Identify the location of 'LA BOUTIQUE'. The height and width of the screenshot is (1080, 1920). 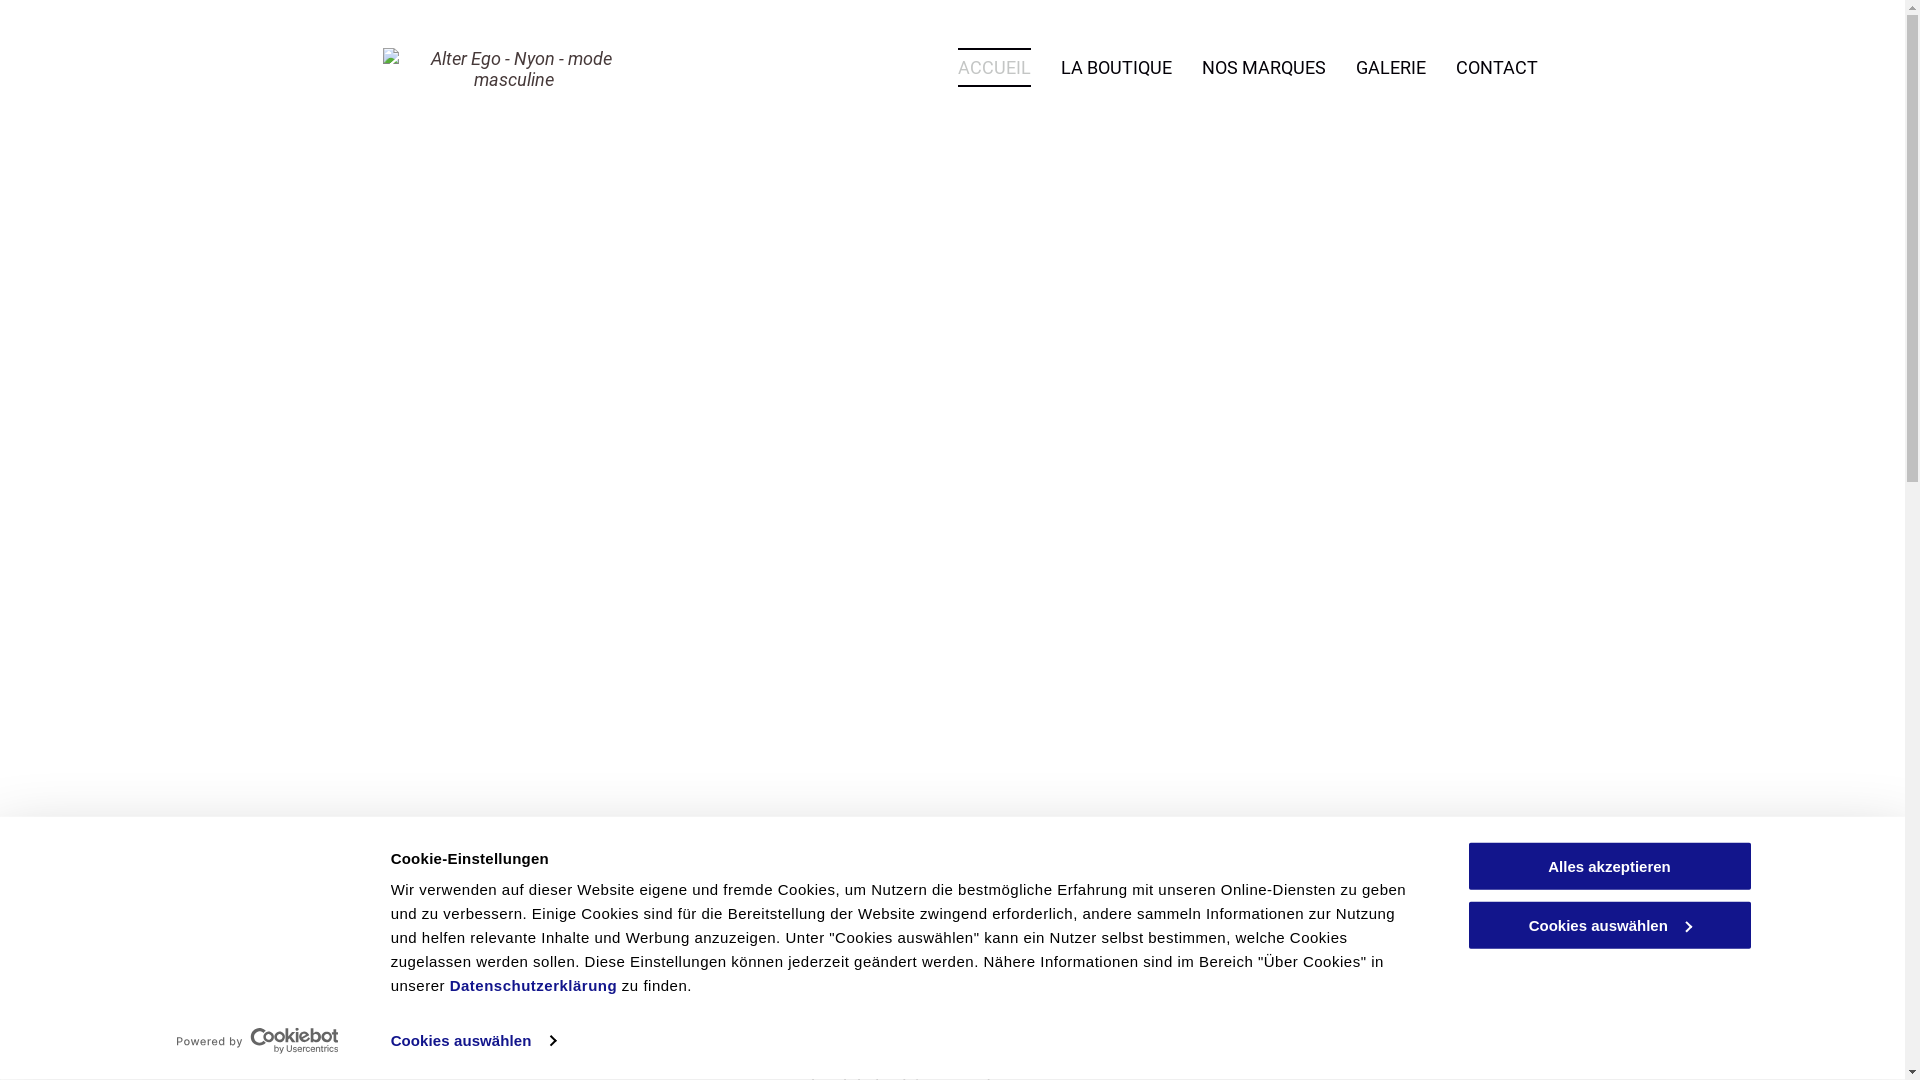
(1114, 66).